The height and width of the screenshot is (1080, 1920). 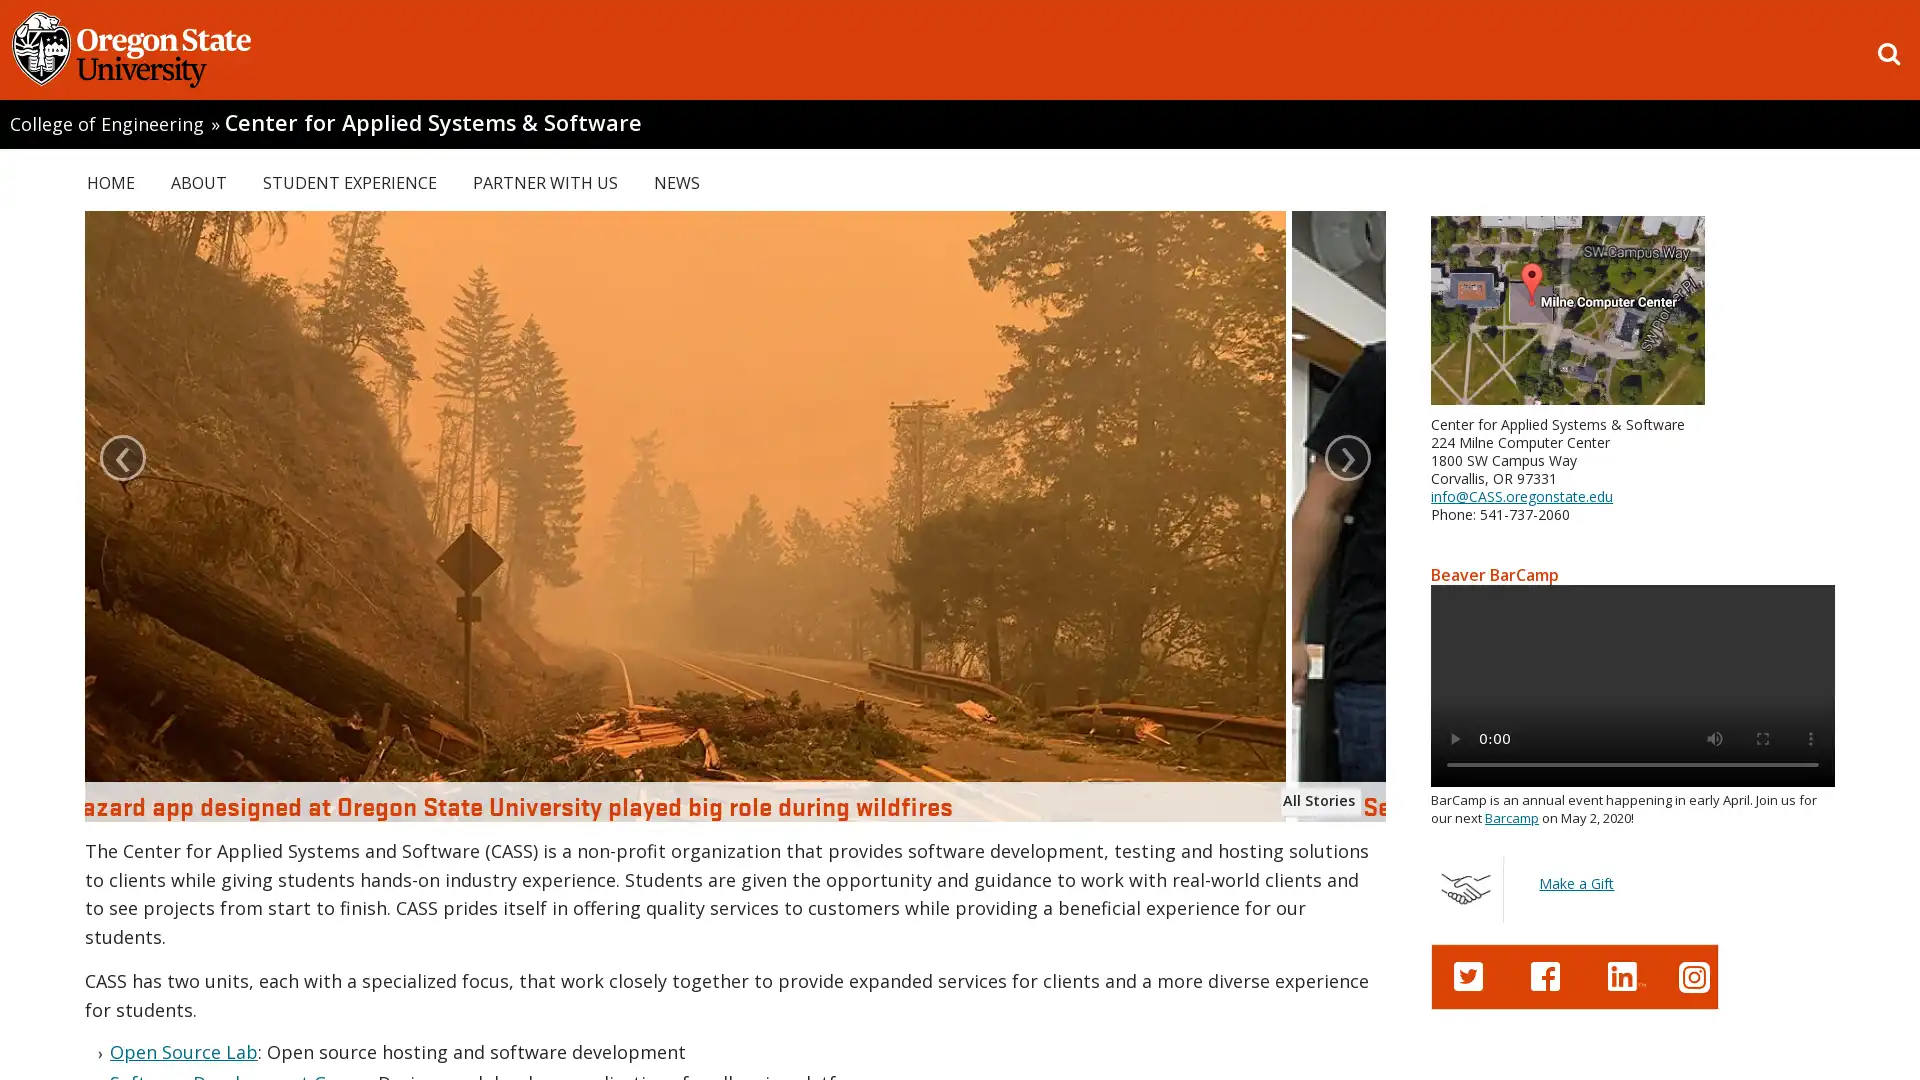 What do you see at coordinates (1454, 737) in the screenshot?
I see `play` at bounding box center [1454, 737].